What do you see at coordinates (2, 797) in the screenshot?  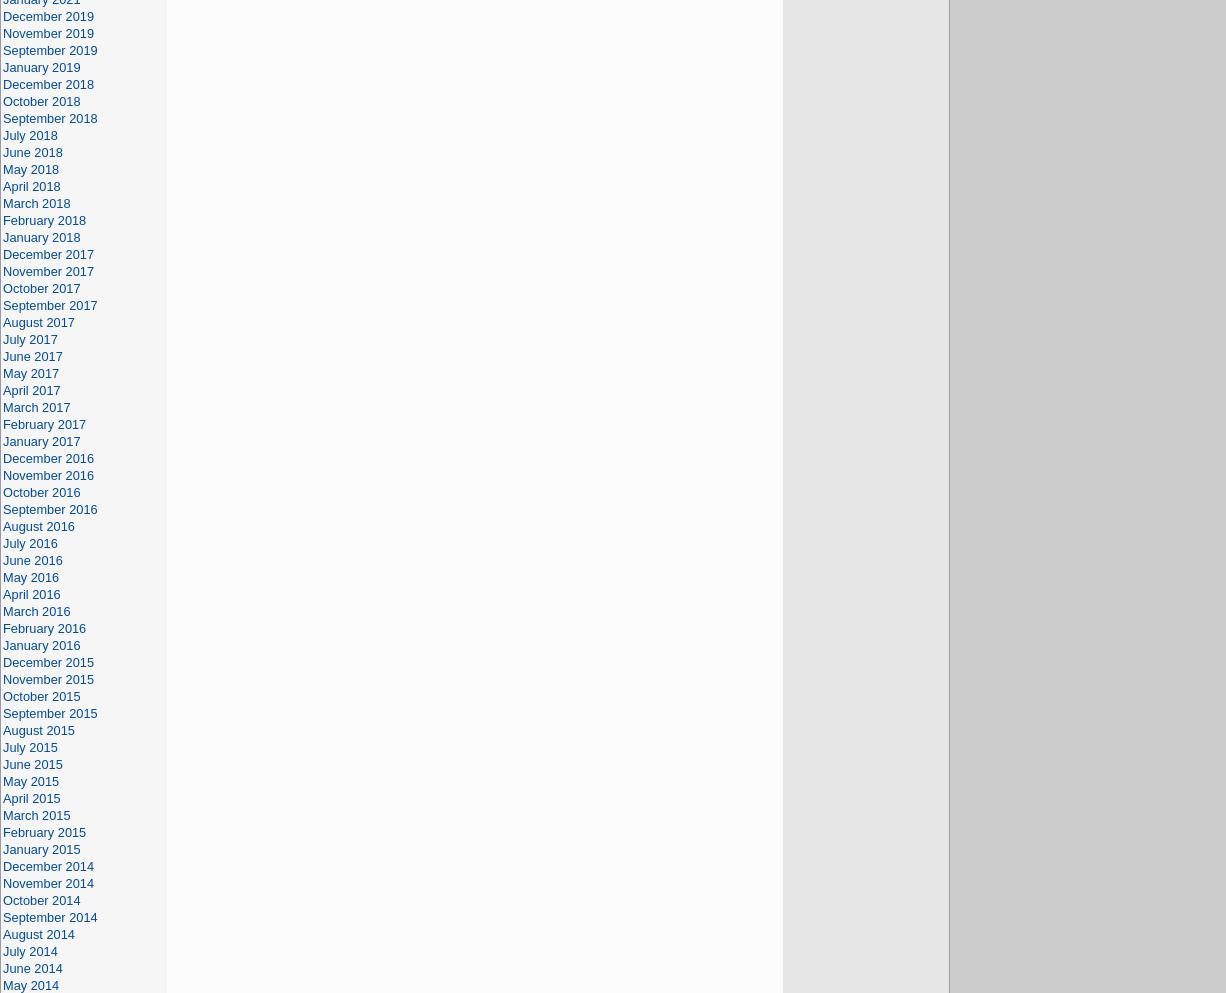 I see `'April 2015'` at bounding box center [2, 797].